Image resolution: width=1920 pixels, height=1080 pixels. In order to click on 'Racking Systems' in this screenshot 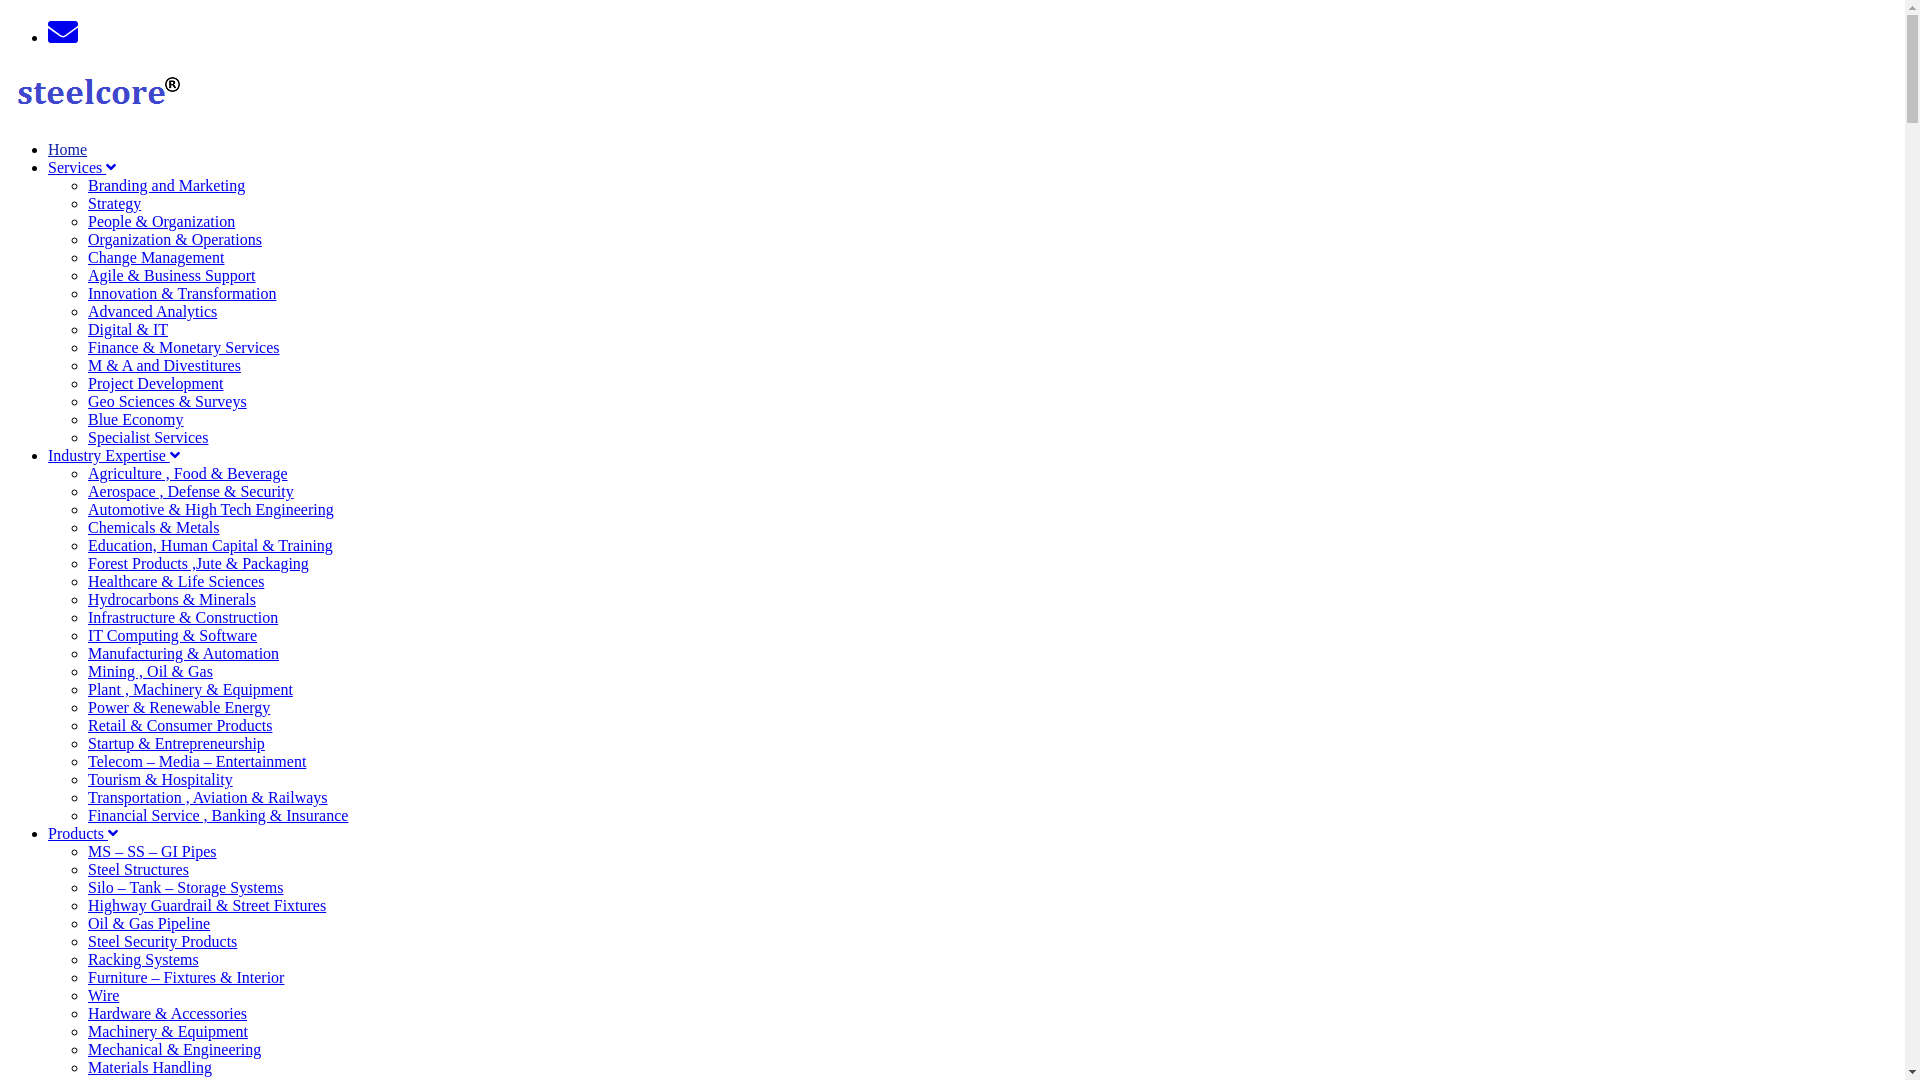, I will do `click(142, 958)`.